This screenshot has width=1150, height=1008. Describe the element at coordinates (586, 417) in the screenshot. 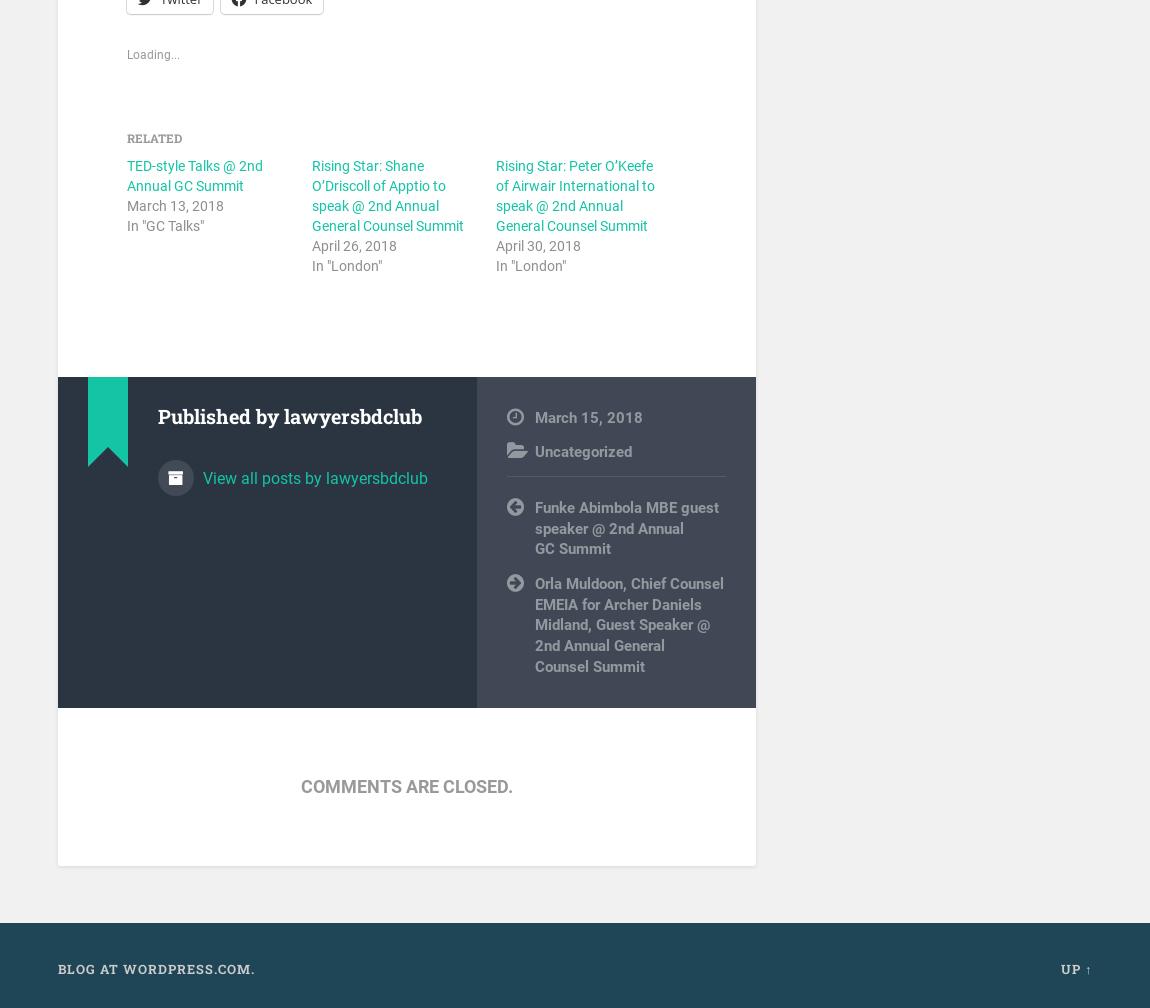

I see `'March 15, 2018'` at that location.